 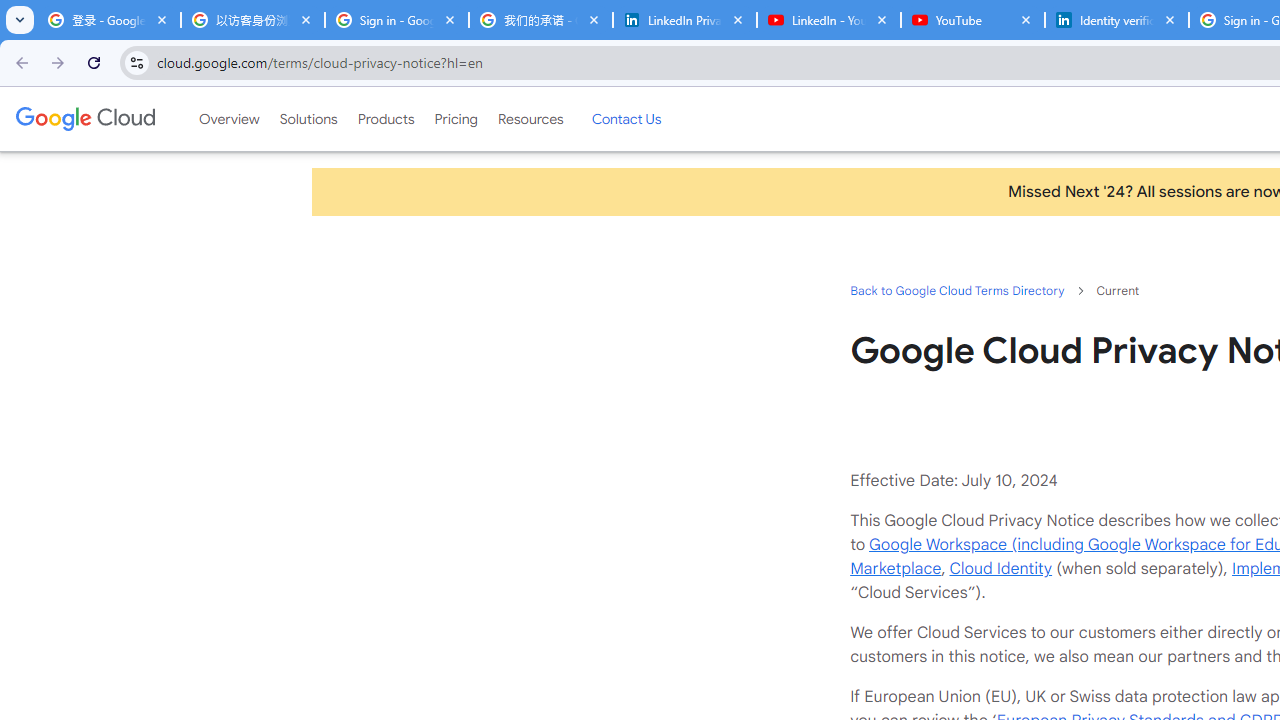 What do you see at coordinates (684, 20) in the screenshot?
I see `'LinkedIn Privacy Policy'` at bounding box center [684, 20].